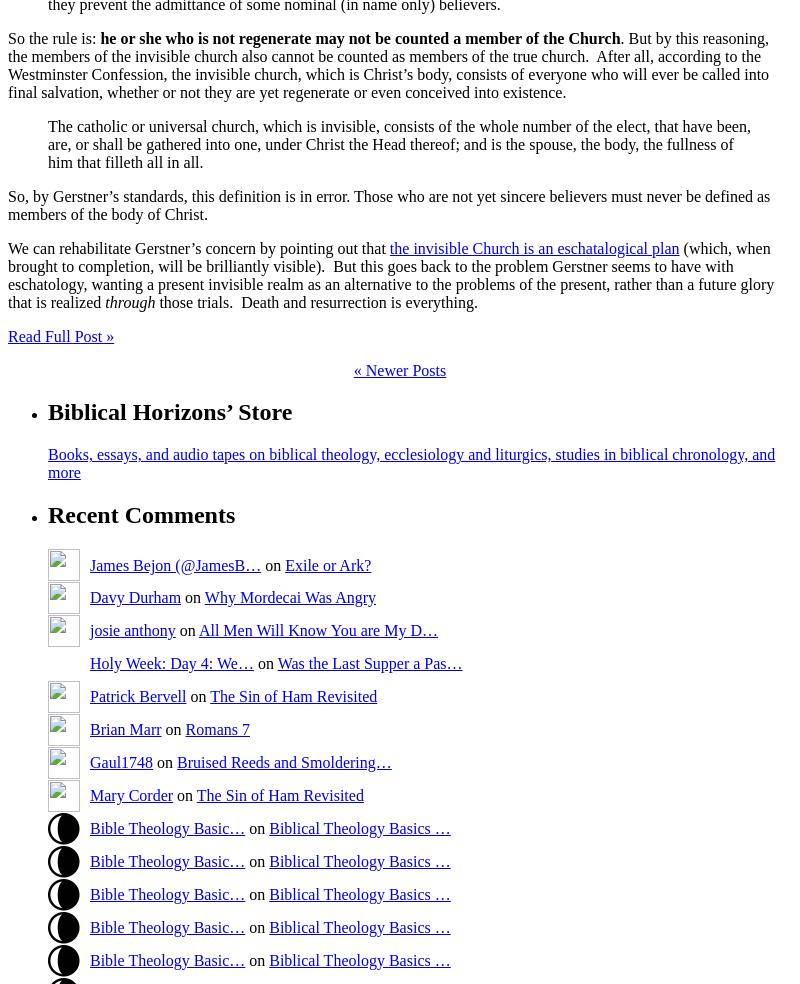 This screenshot has height=984, width=800. Describe the element at coordinates (197, 246) in the screenshot. I see `'We can rehabilitate Gerstner’s concern by pointing out that'` at that location.